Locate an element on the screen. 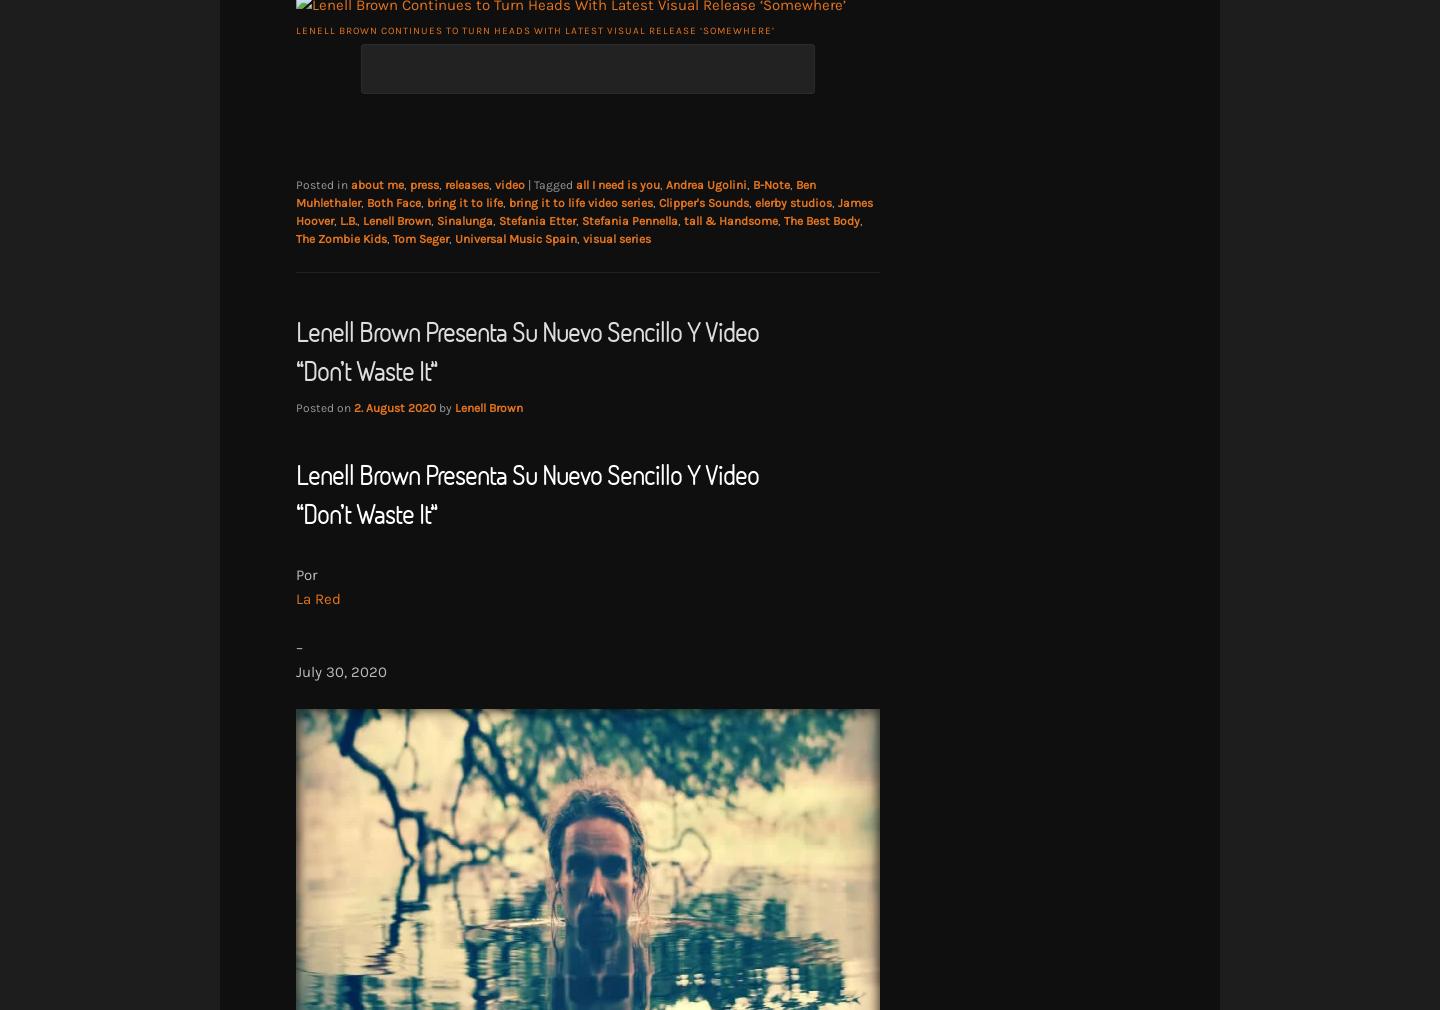 The width and height of the screenshot is (1440, 1010). 'about me' is located at coordinates (350, 184).